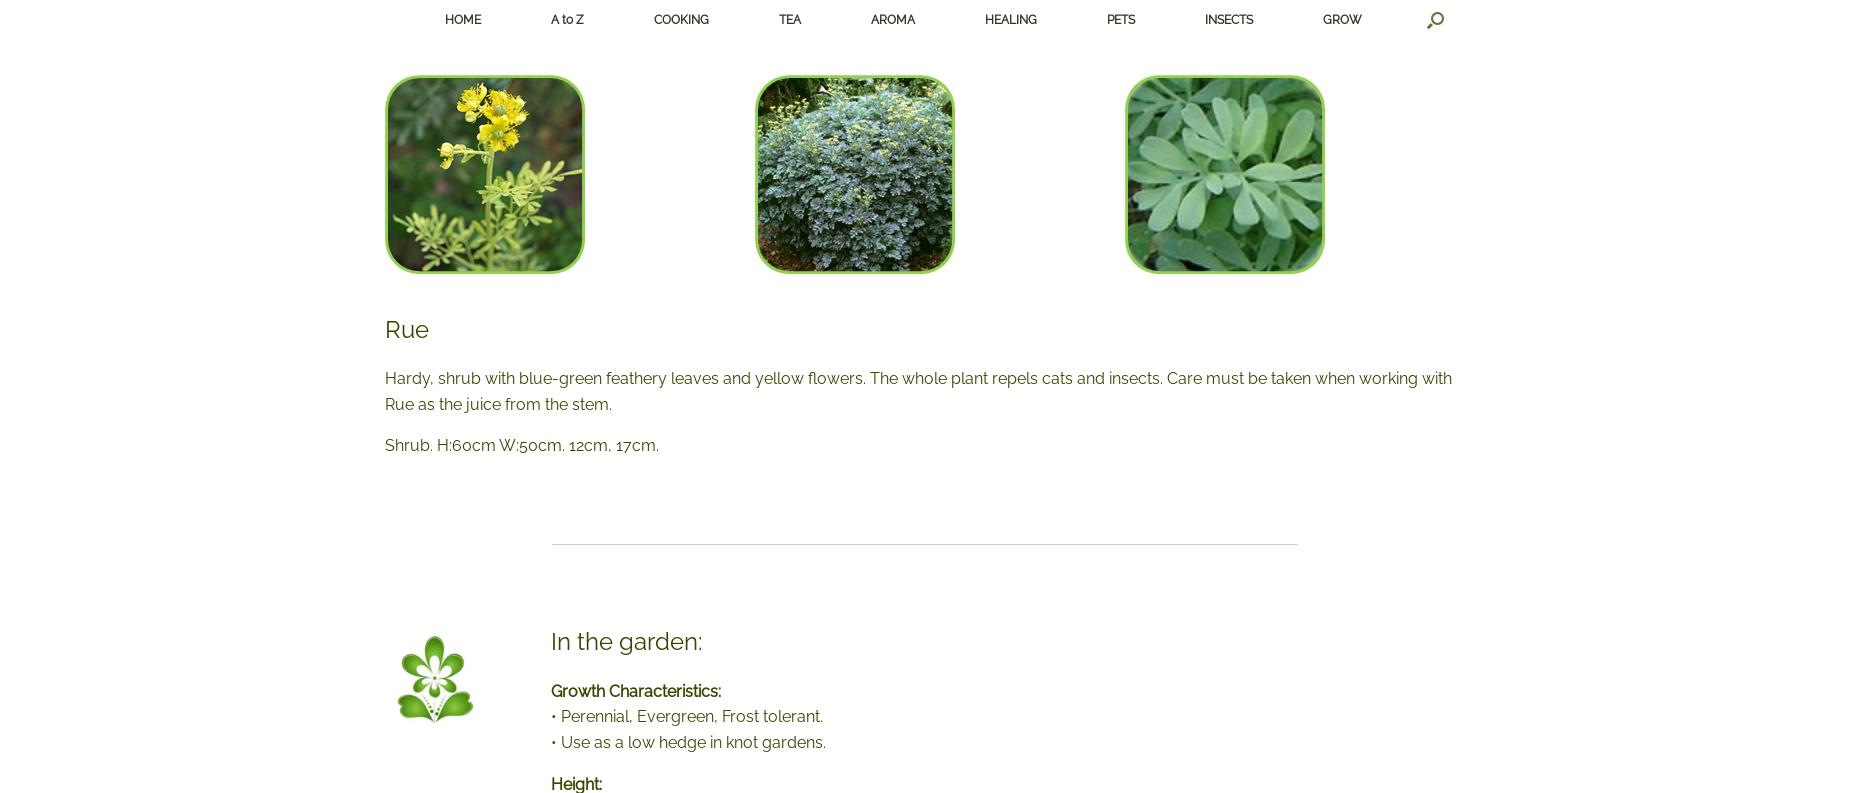  Describe the element at coordinates (566, 18) in the screenshot. I see `'A  to  Z'` at that location.